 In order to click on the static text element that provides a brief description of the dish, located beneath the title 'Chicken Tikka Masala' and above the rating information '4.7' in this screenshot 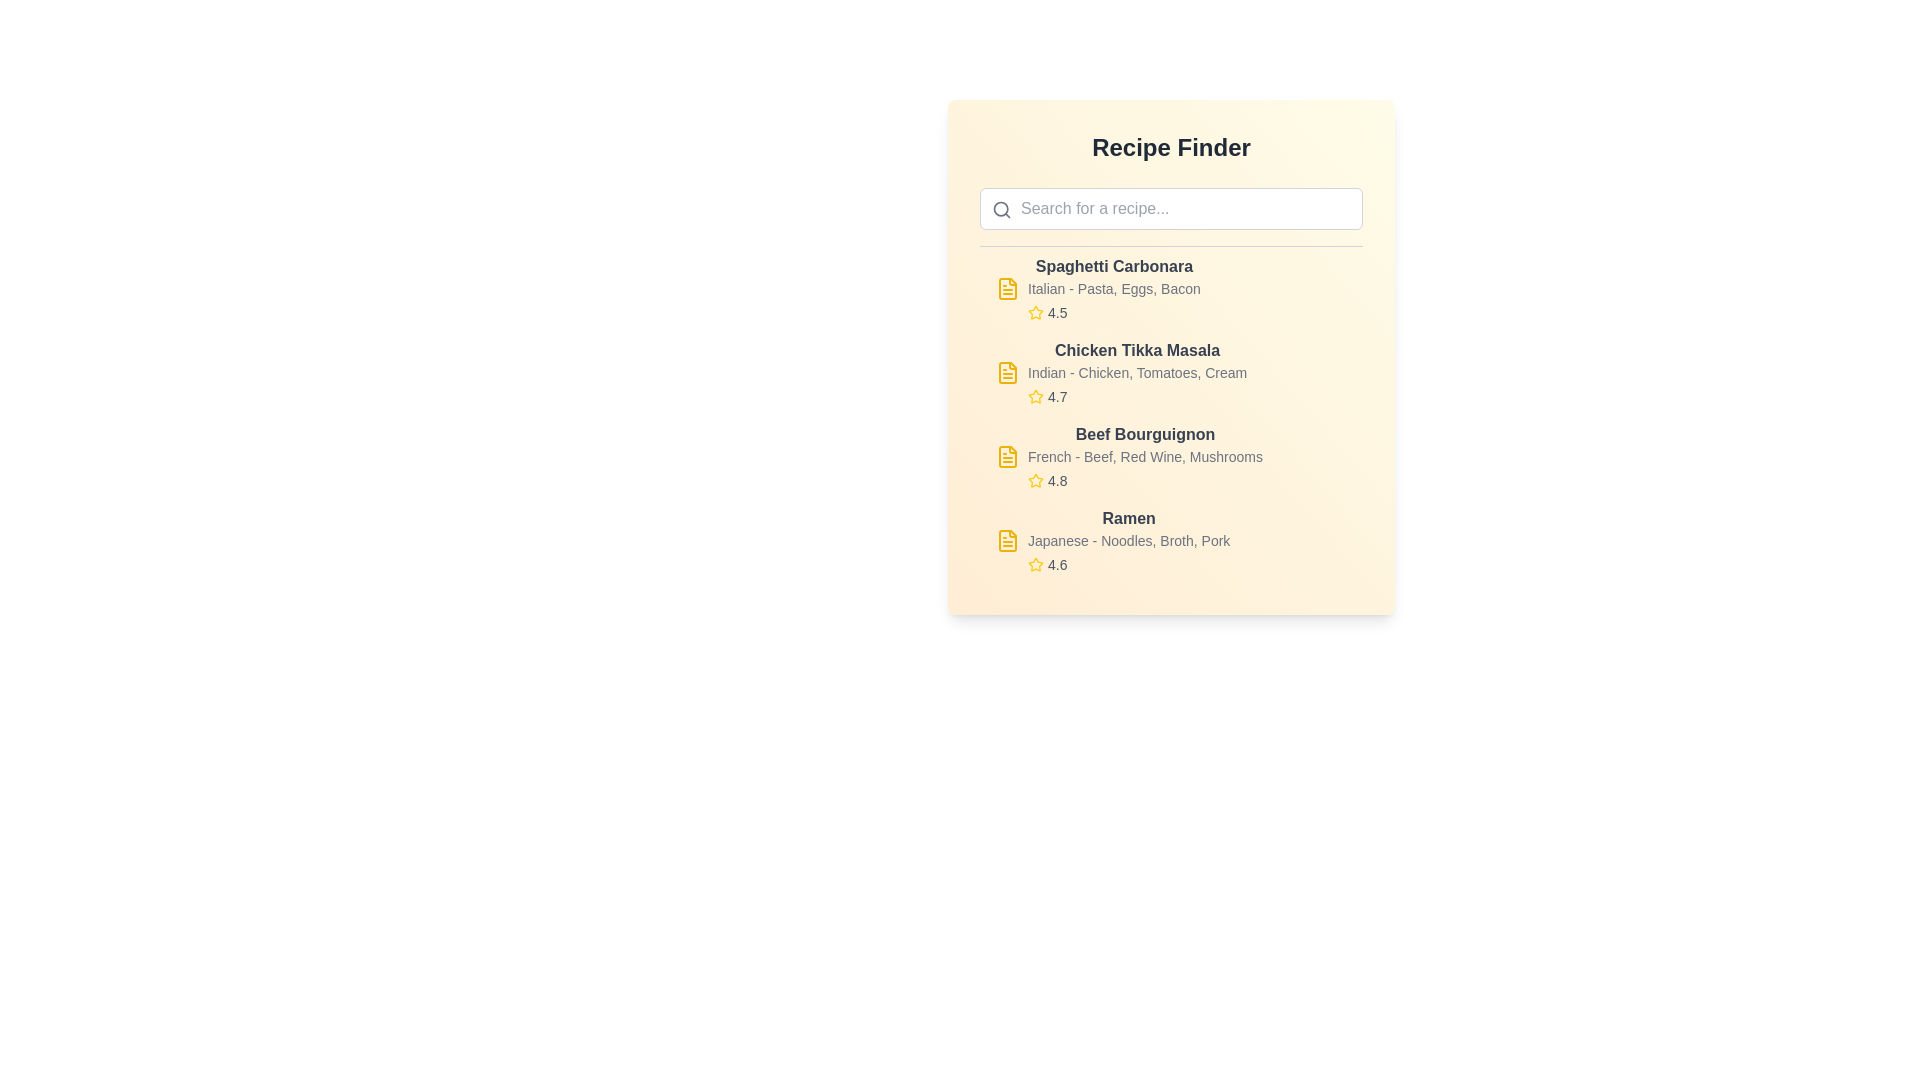, I will do `click(1137, 373)`.